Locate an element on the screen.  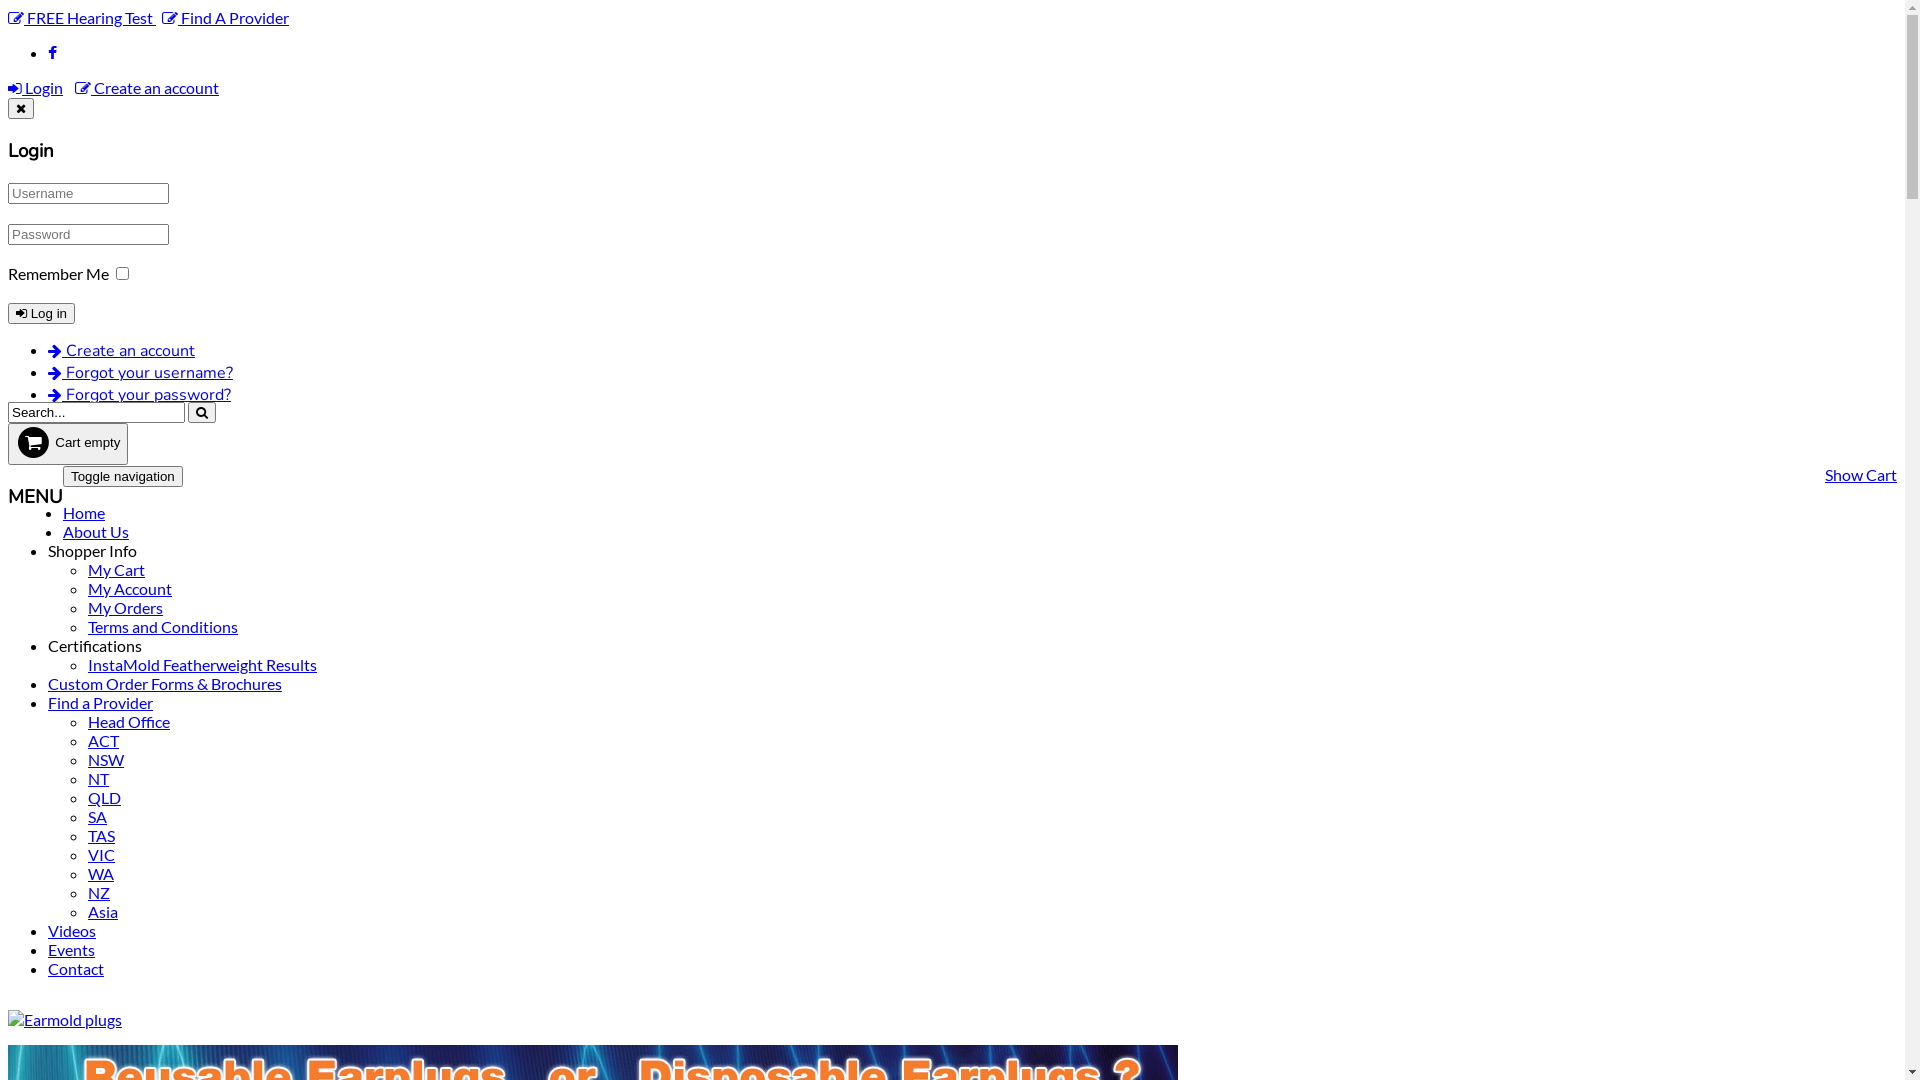
'Terms and Conditions' is located at coordinates (163, 625).